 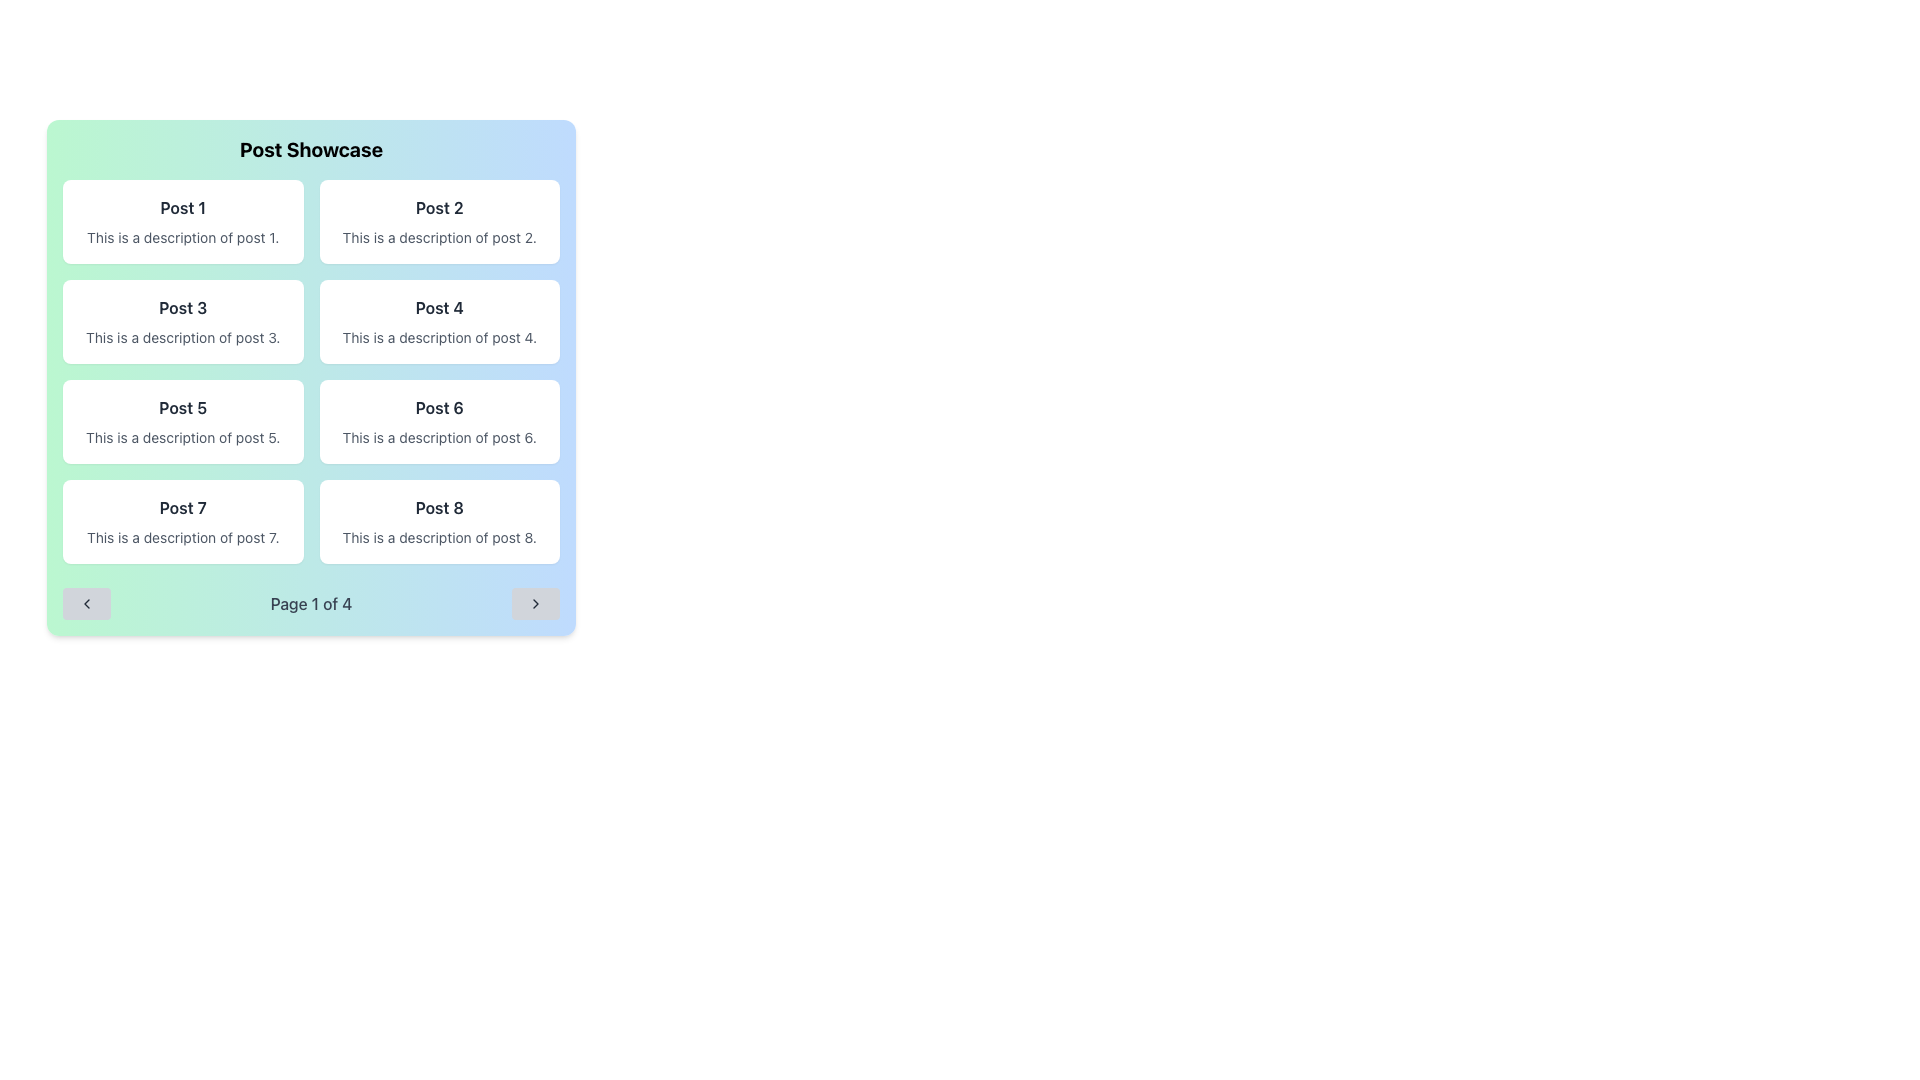 I want to click on the text label displaying 'Page 1 of 4' within the pagination control, centrally located at the bottom of the panel, so click(x=310, y=603).